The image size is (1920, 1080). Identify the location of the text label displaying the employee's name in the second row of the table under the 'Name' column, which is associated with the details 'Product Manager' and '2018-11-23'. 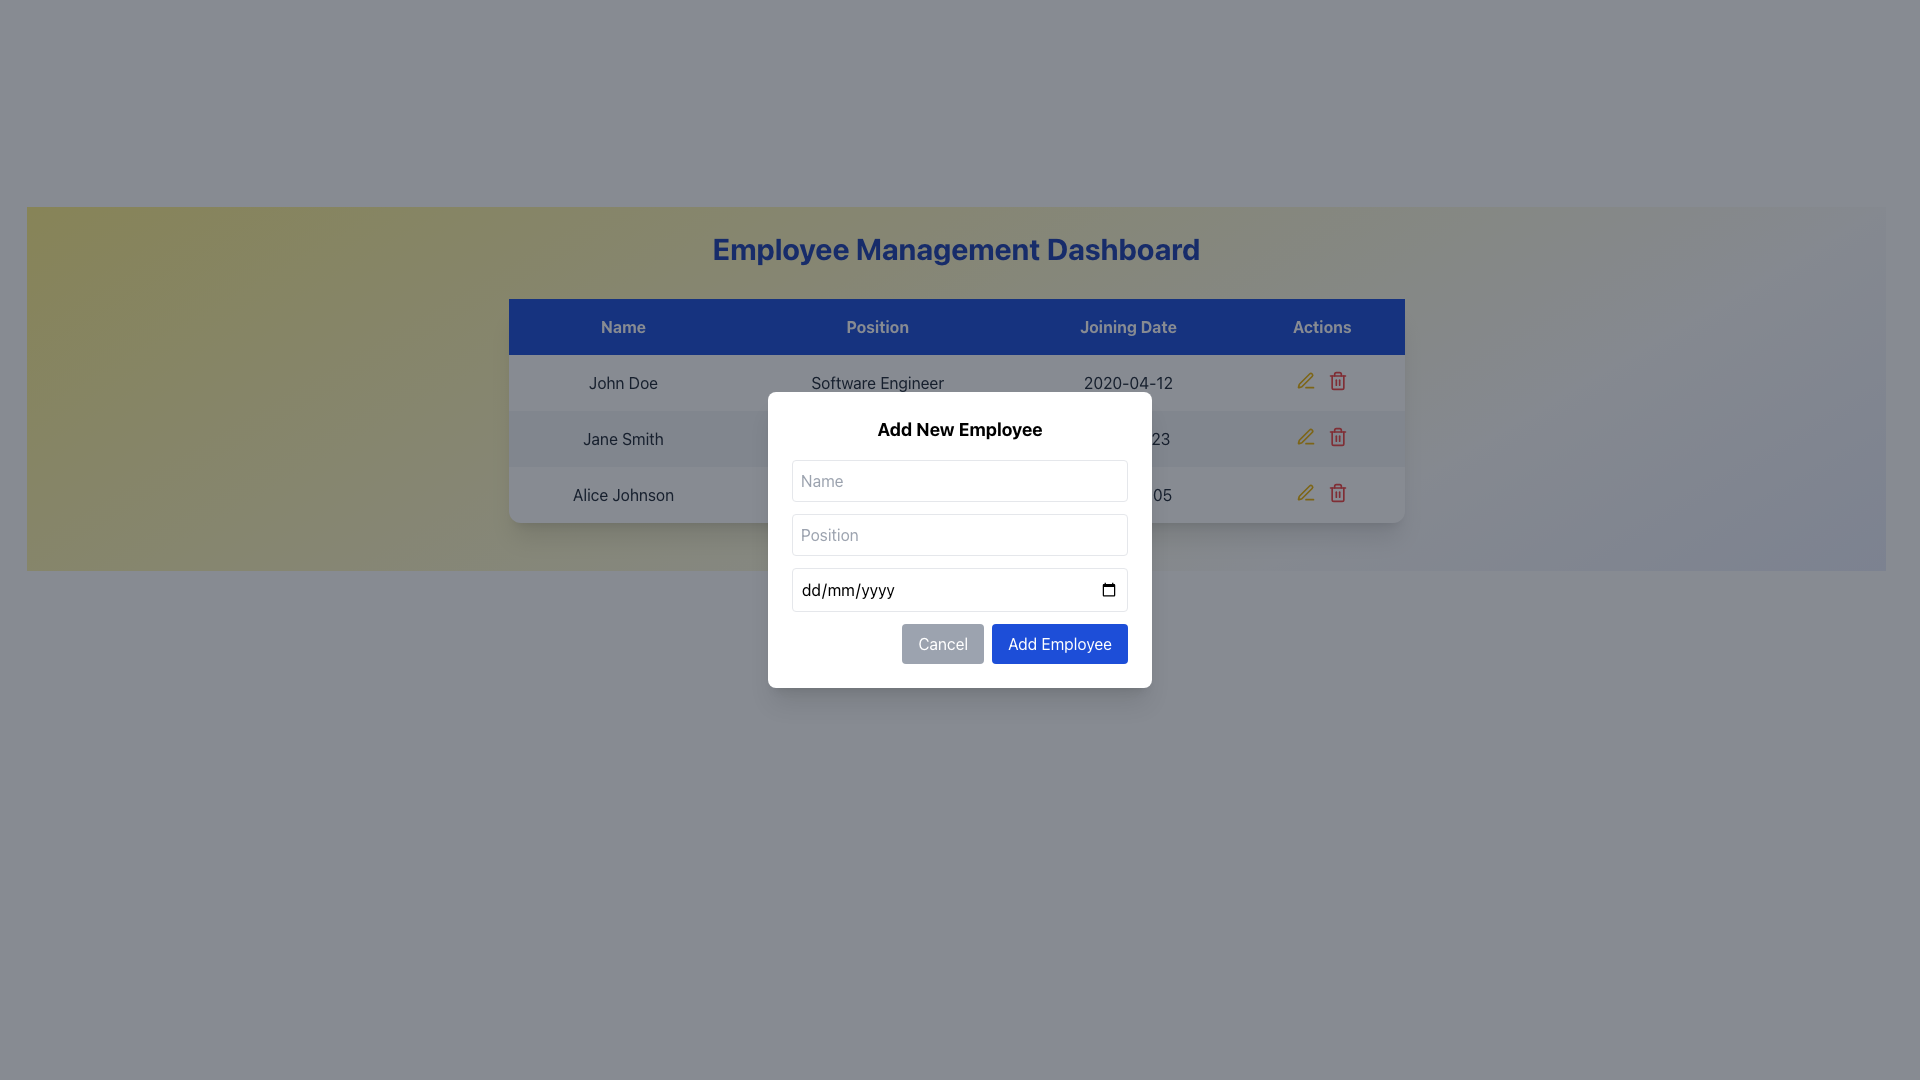
(622, 438).